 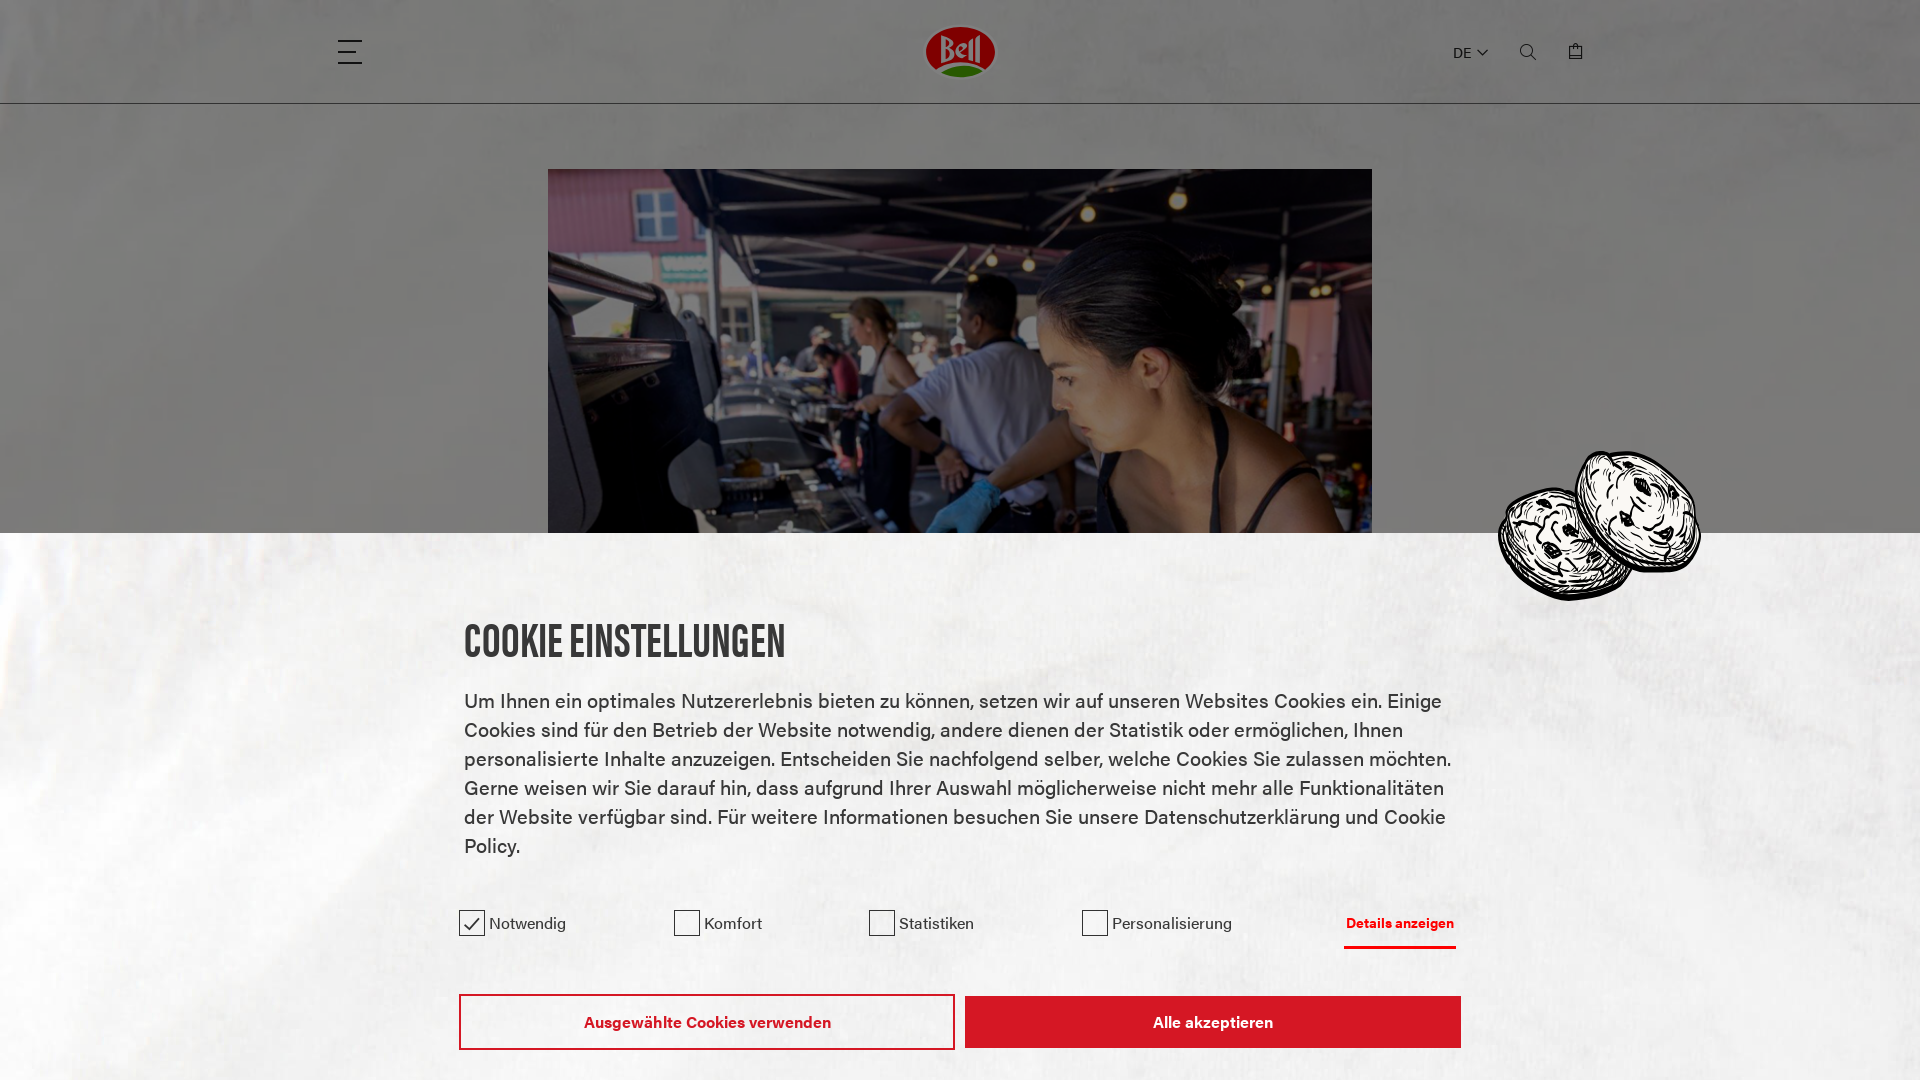 What do you see at coordinates (1212, 1022) in the screenshot?
I see `'Alle akzeptieren'` at bounding box center [1212, 1022].